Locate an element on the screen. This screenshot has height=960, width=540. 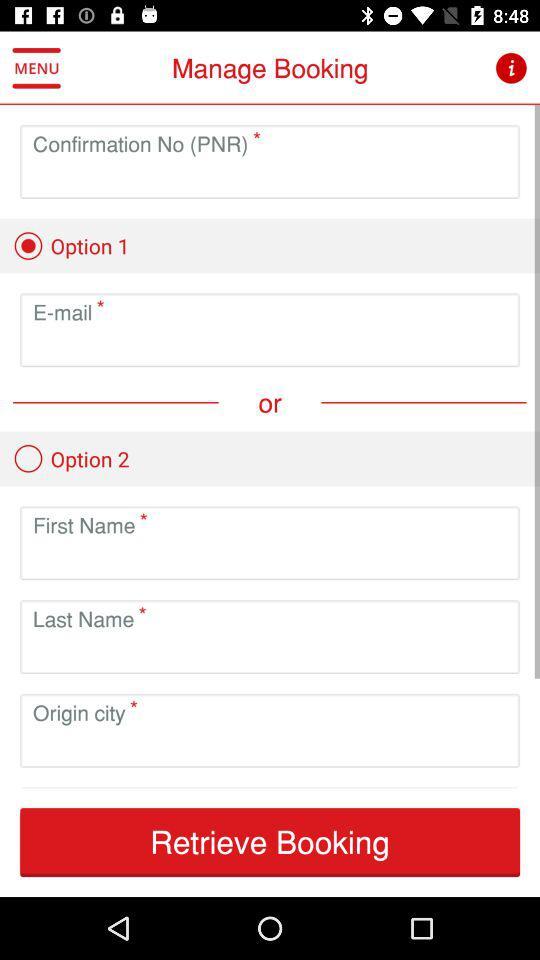
the first name is located at coordinates (270, 559).